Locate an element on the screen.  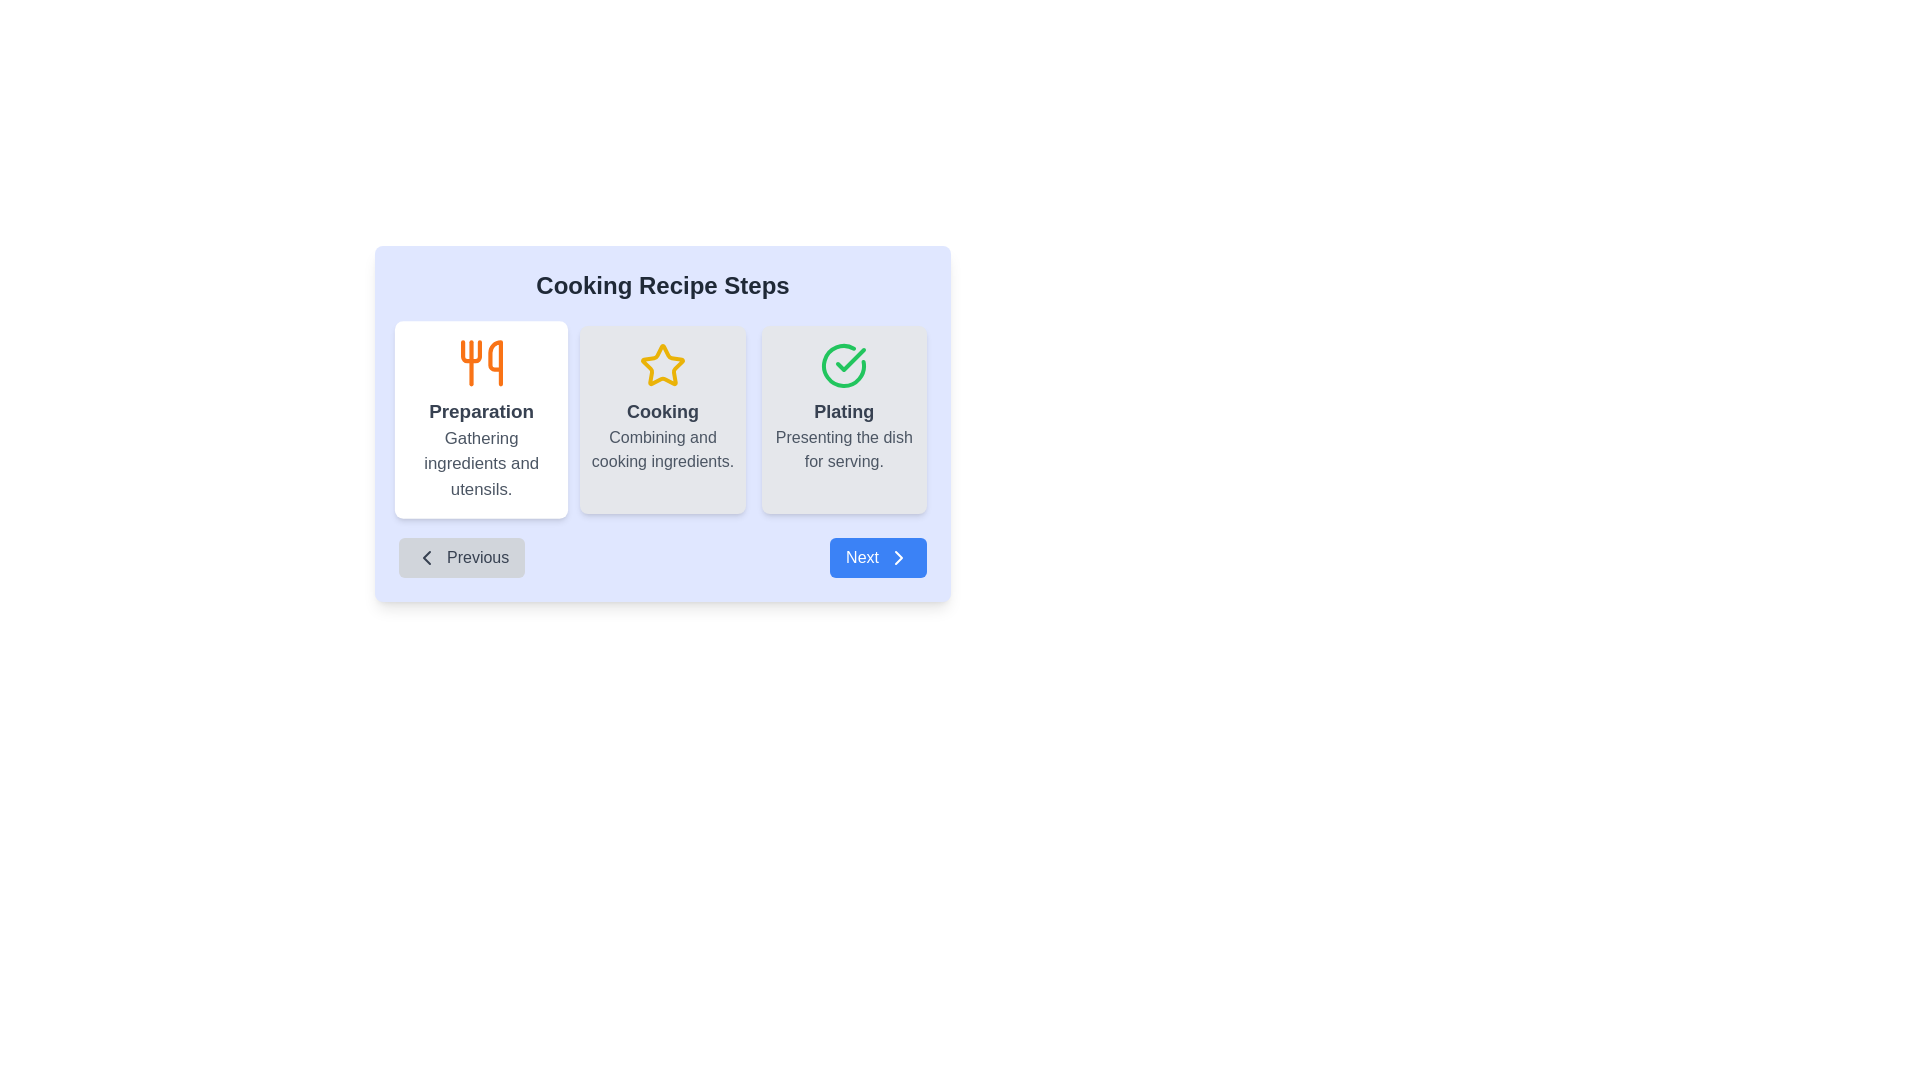
descriptive subtitle text element located beneath the 'Cooking' heading in the second panel, between the 'Preparation' and 'Plating' panels is located at coordinates (662, 450).